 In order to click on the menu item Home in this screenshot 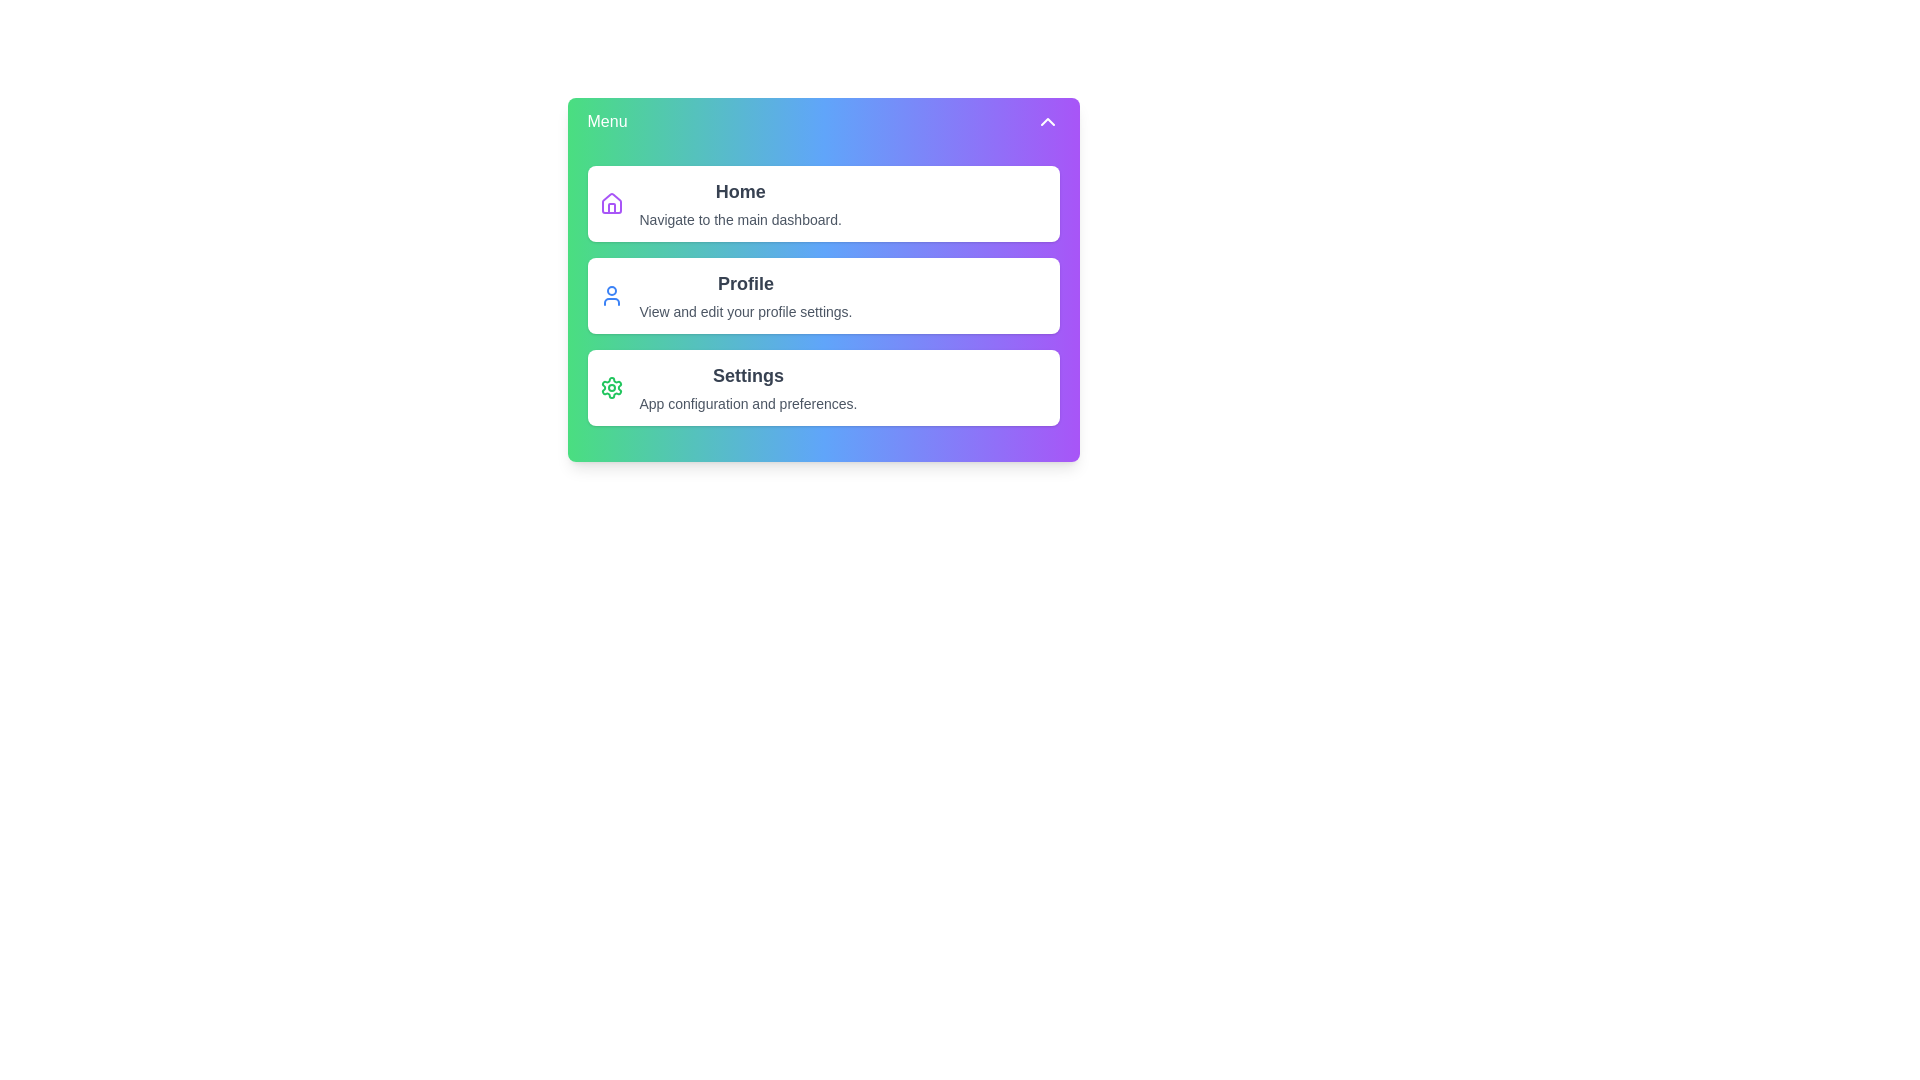, I will do `click(823, 204)`.